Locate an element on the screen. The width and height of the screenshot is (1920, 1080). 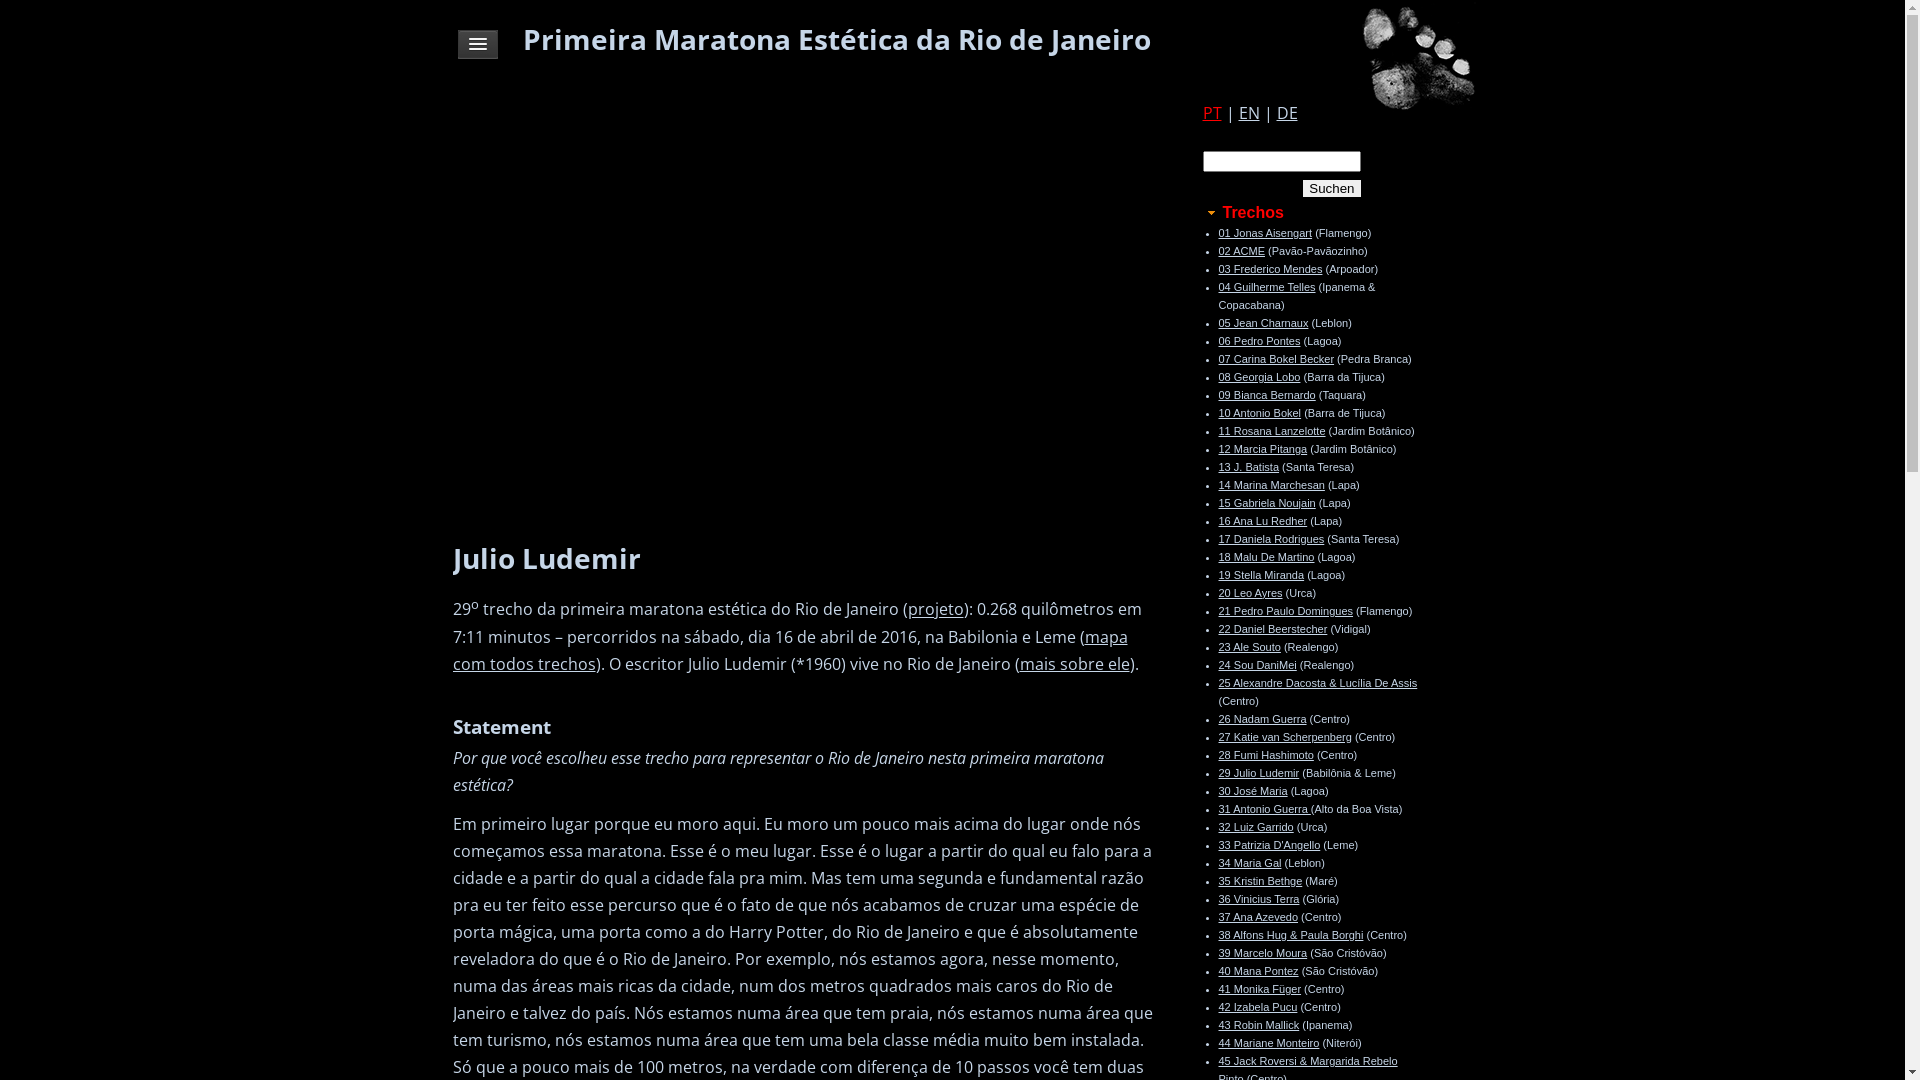
'10 Antonio Bokel' is located at coordinates (1258, 411).